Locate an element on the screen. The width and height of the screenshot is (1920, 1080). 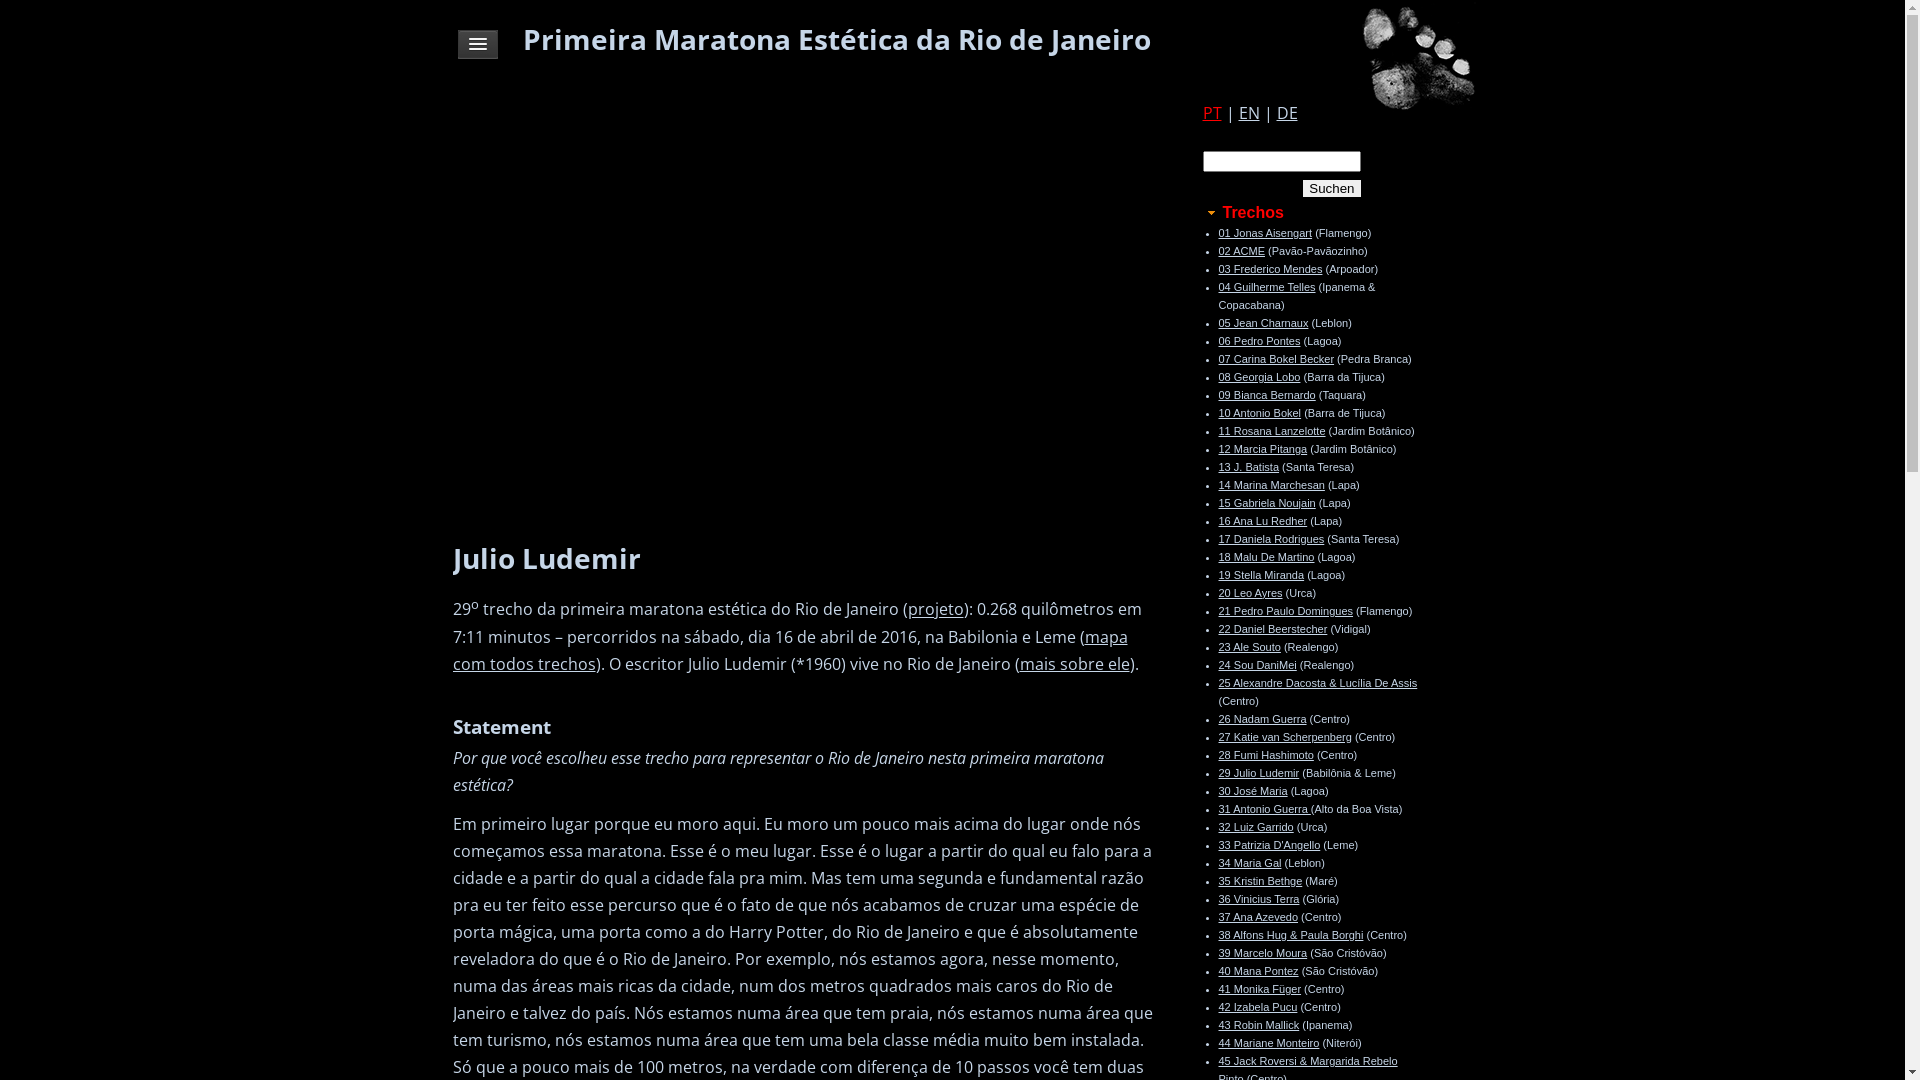
'10 Antonio Bokel' is located at coordinates (1258, 411).